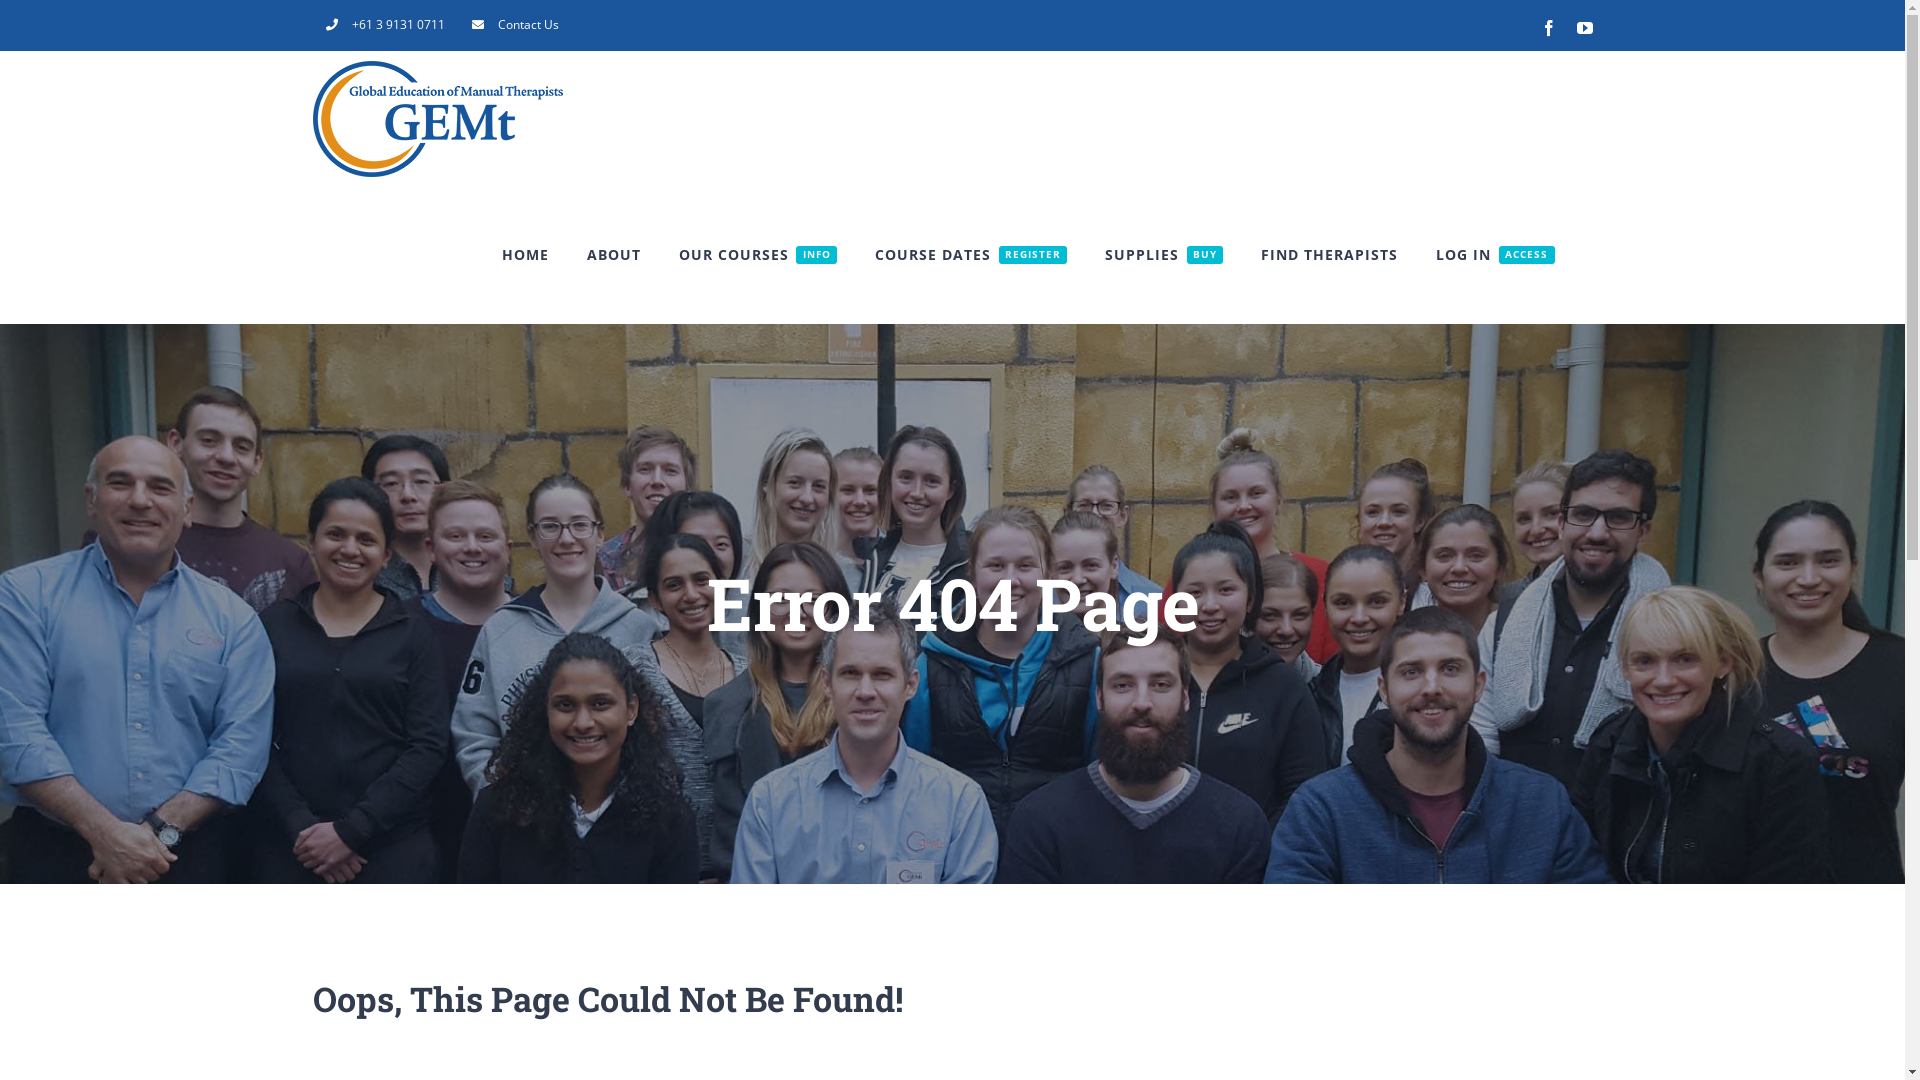 The height and width of the screenshot is (1080, 1920). What do you see at coordinates (757, 253) in the screenshot?
I see `'OUR COURSES` at bounding box center [757, 253].